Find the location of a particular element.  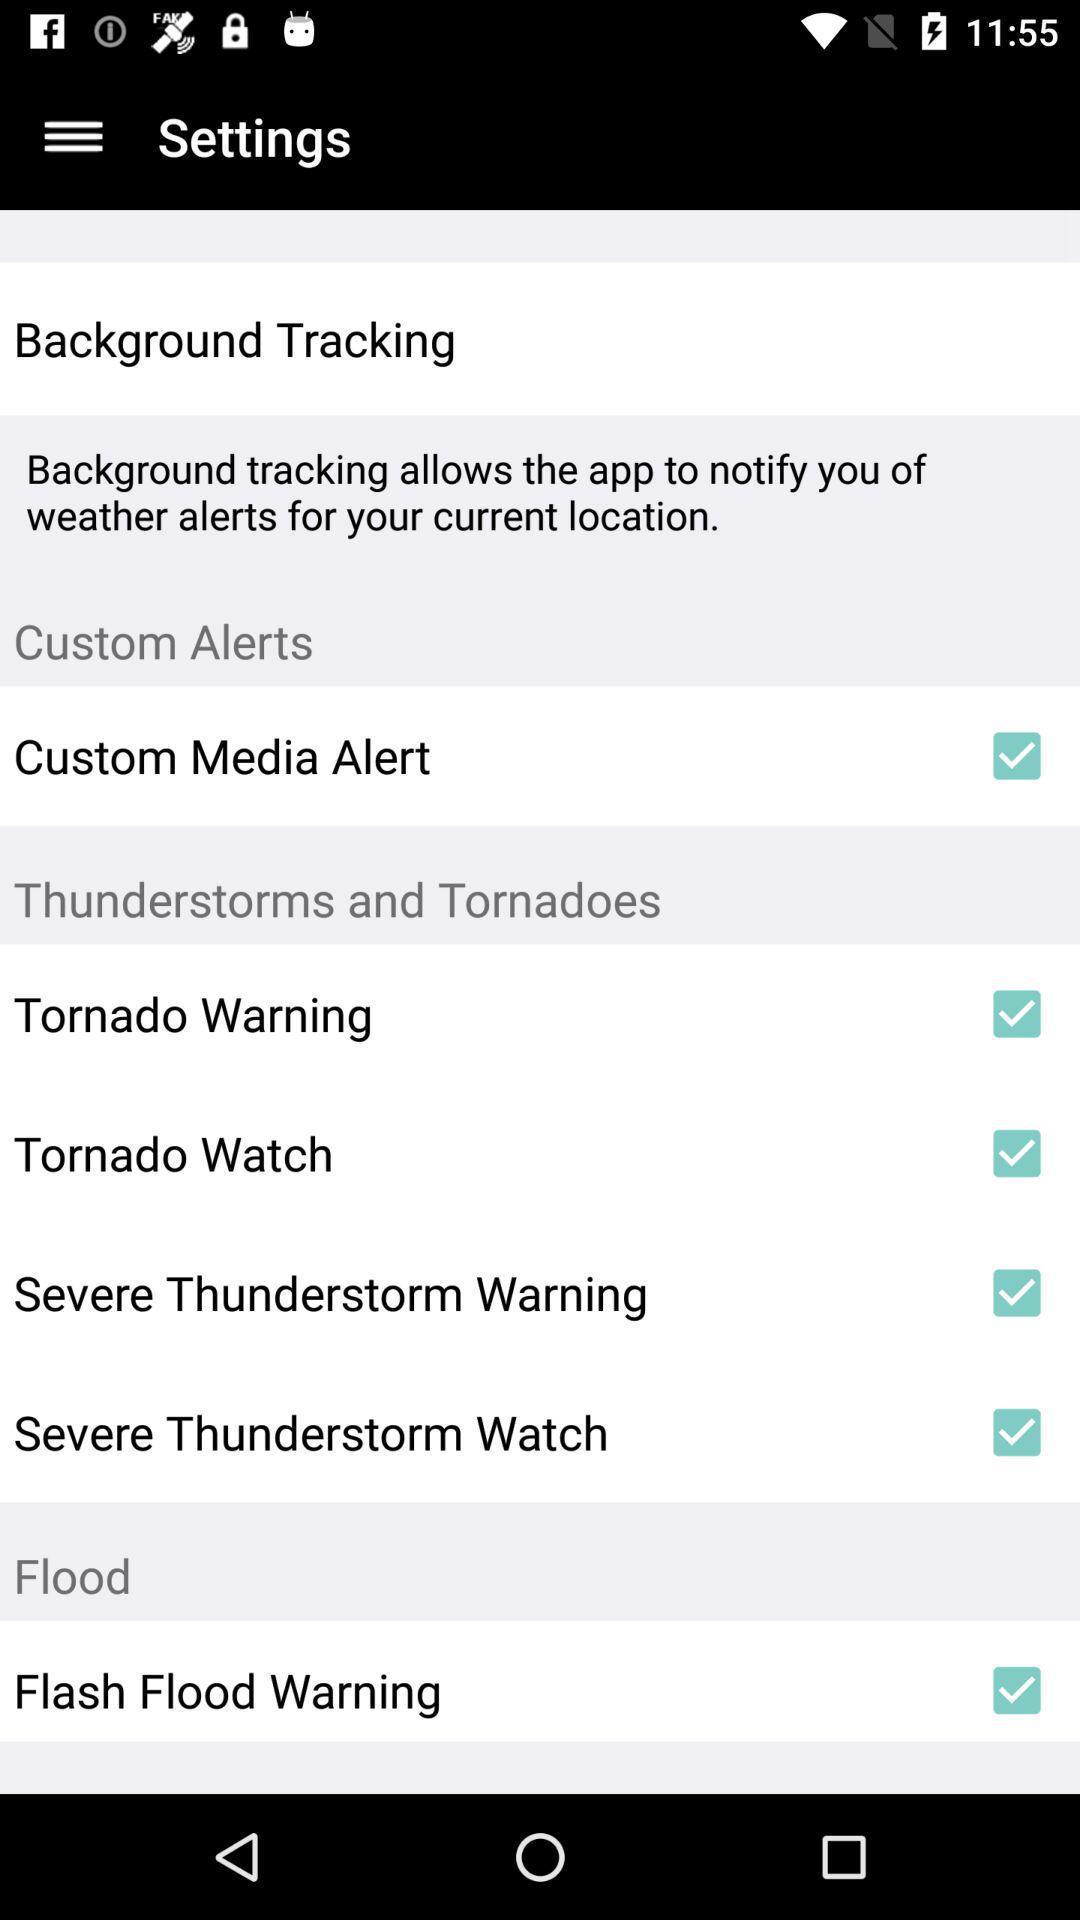

the menu icon is located at coordinates (72, 135).